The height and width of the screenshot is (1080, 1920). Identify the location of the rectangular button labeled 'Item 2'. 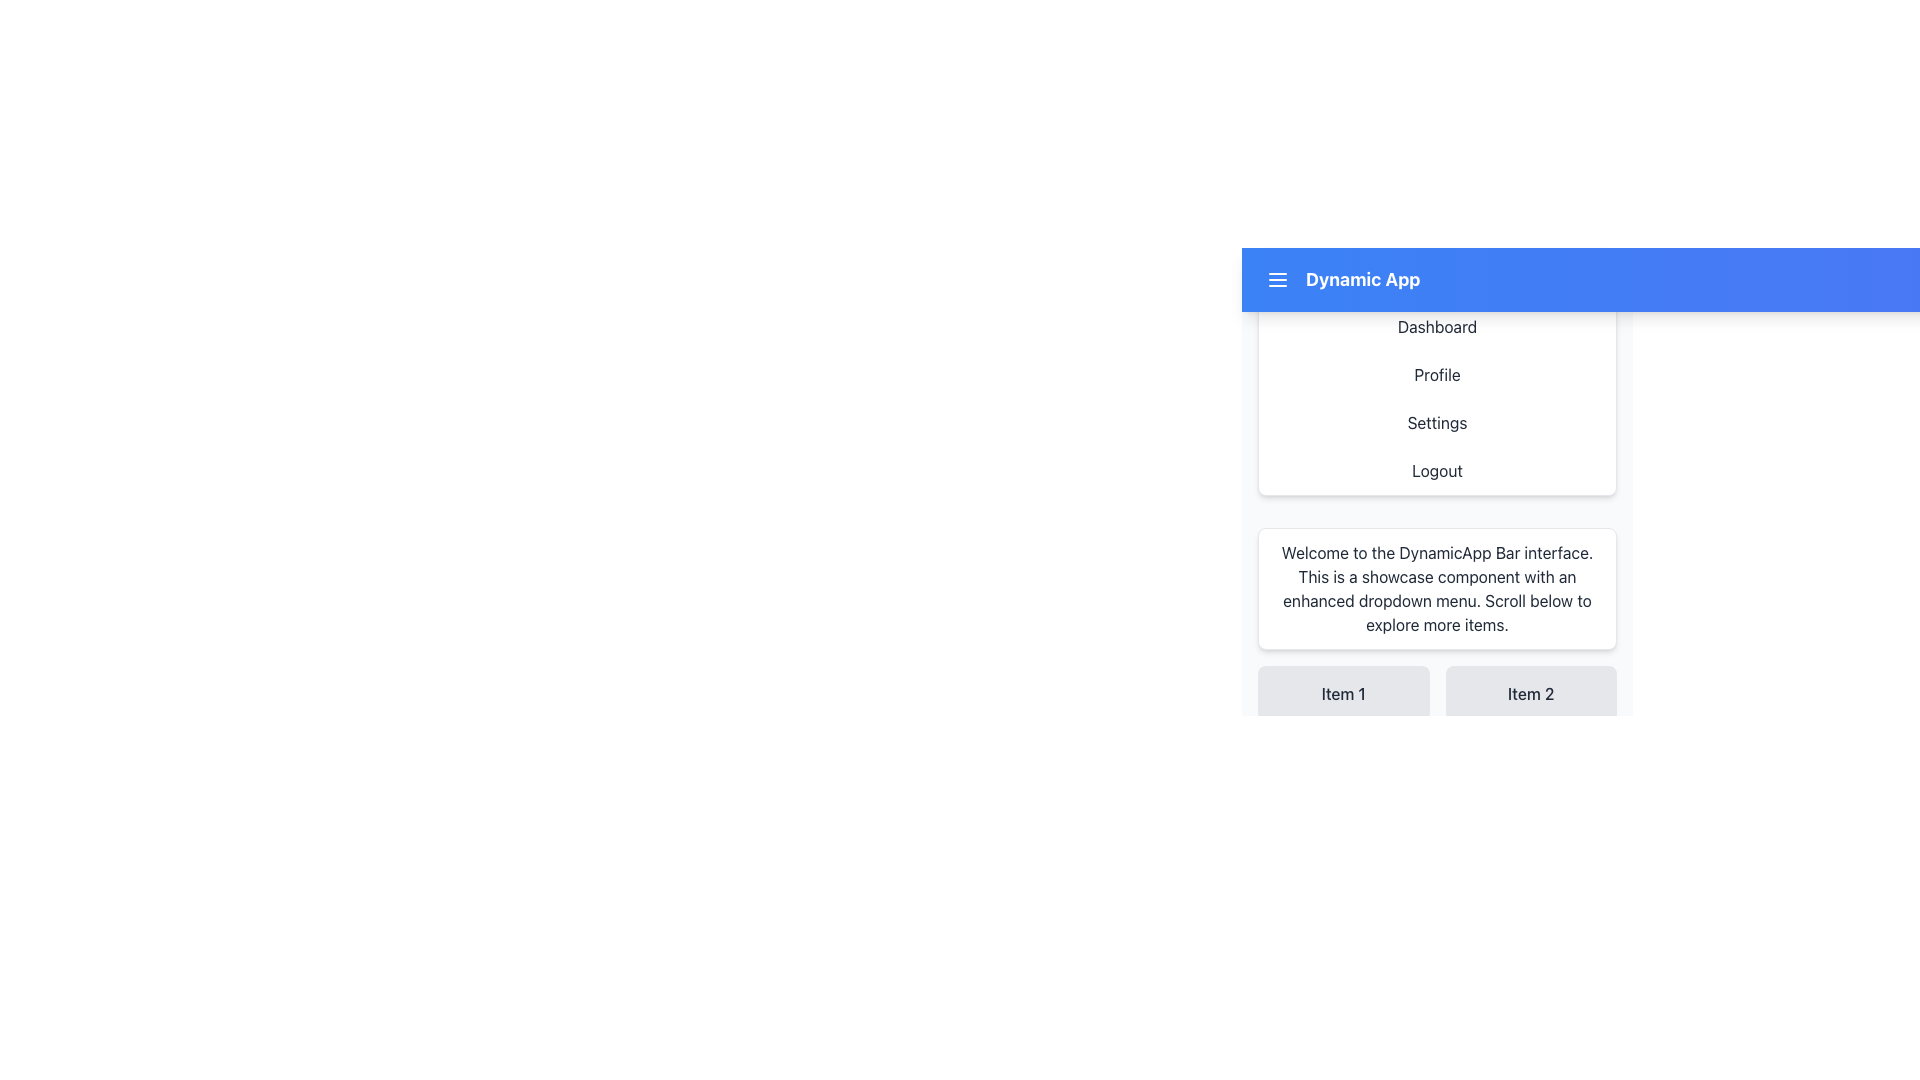
(1530, 693).